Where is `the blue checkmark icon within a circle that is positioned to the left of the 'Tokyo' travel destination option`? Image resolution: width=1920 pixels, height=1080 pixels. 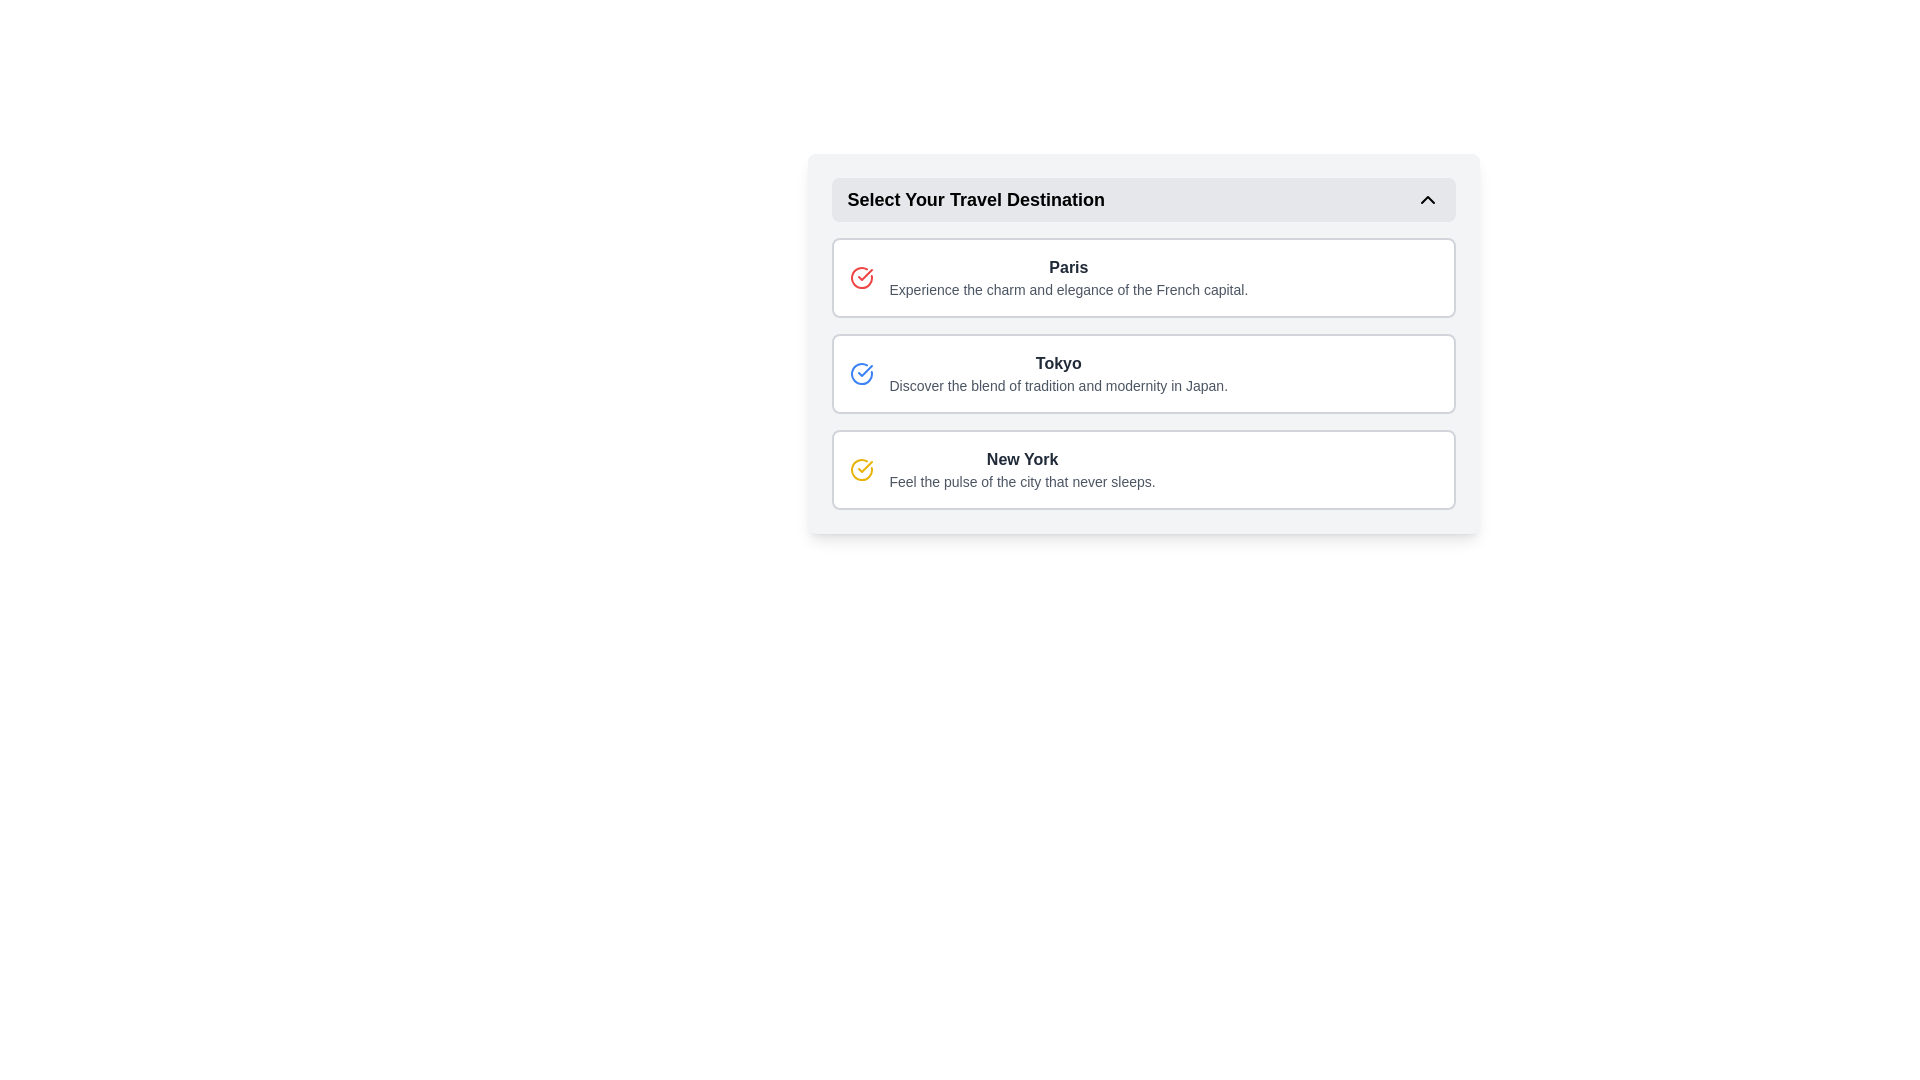 the blue checkmark icon within a circle that is positioned to the left of the 'Tokyo' travel destination option is located at coordinates (861, 374).